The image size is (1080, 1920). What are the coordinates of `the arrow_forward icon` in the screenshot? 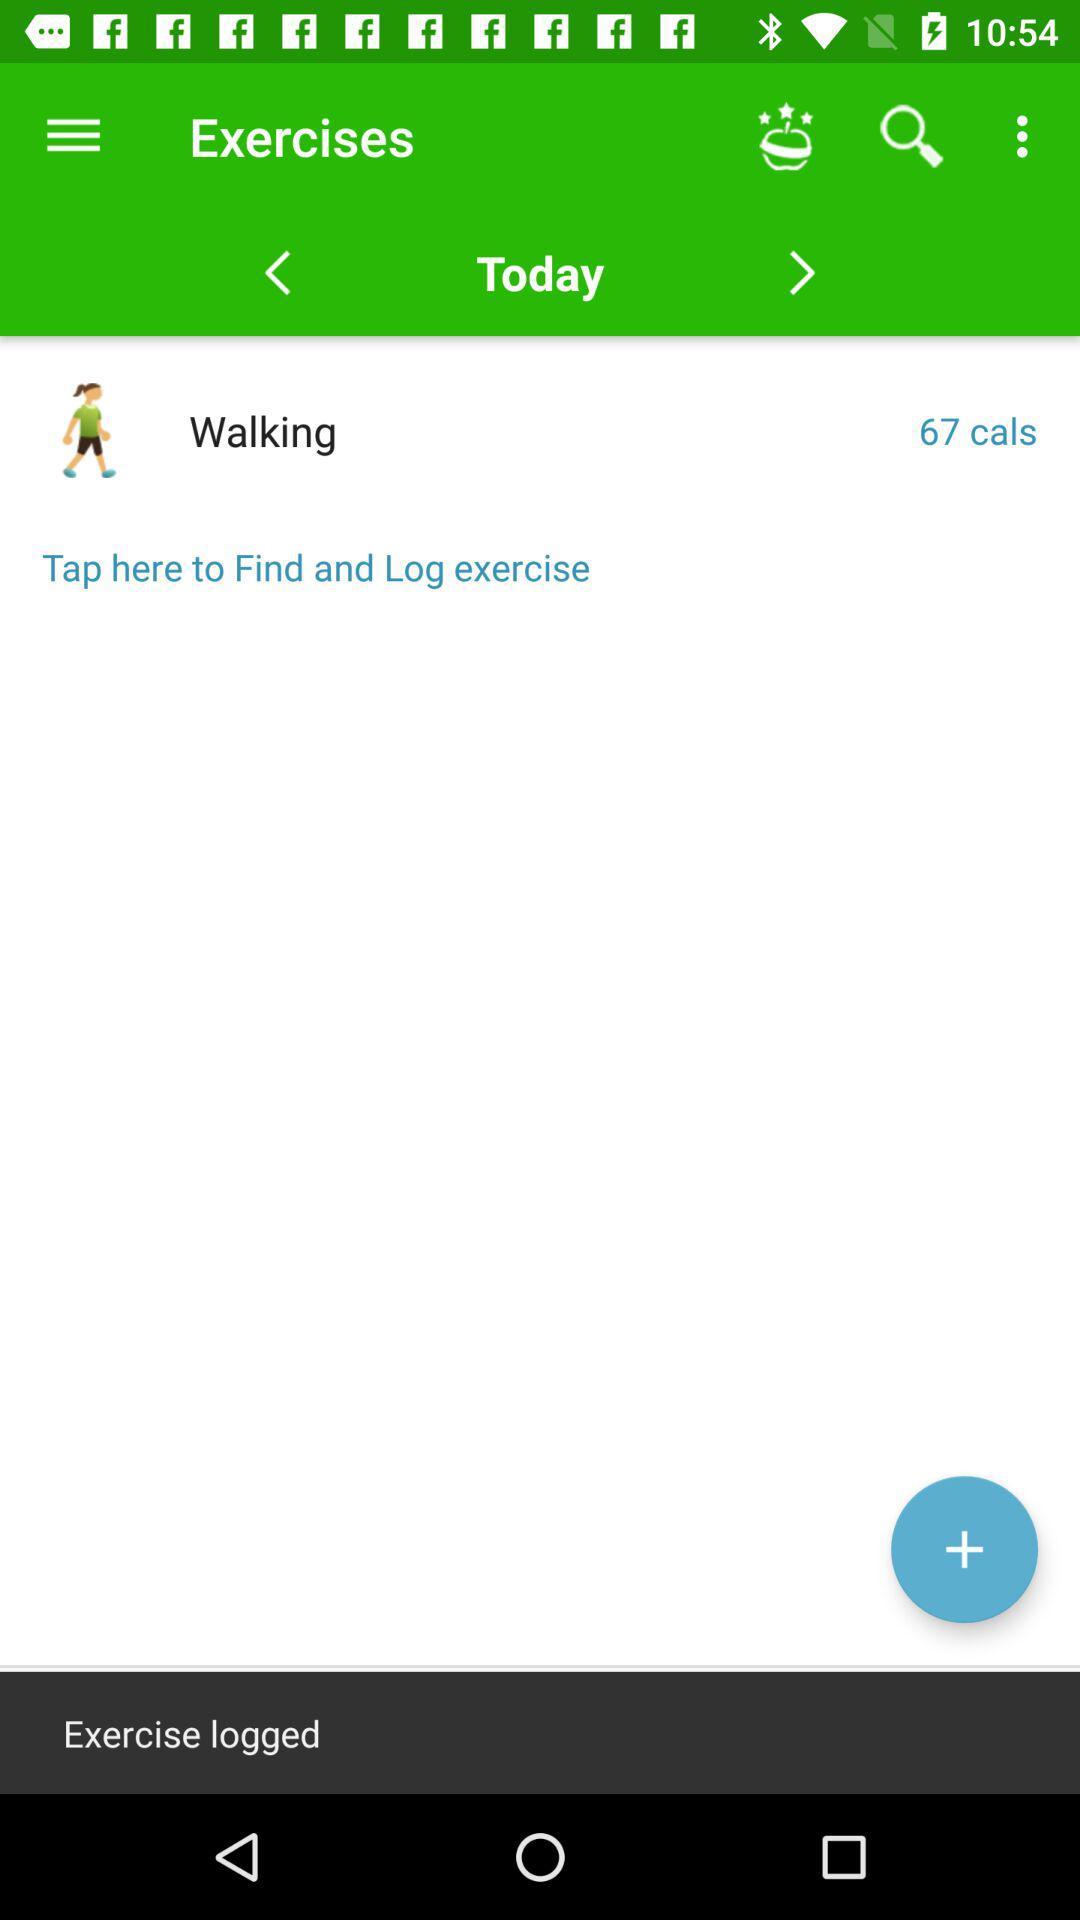 It's located at (801, 272).